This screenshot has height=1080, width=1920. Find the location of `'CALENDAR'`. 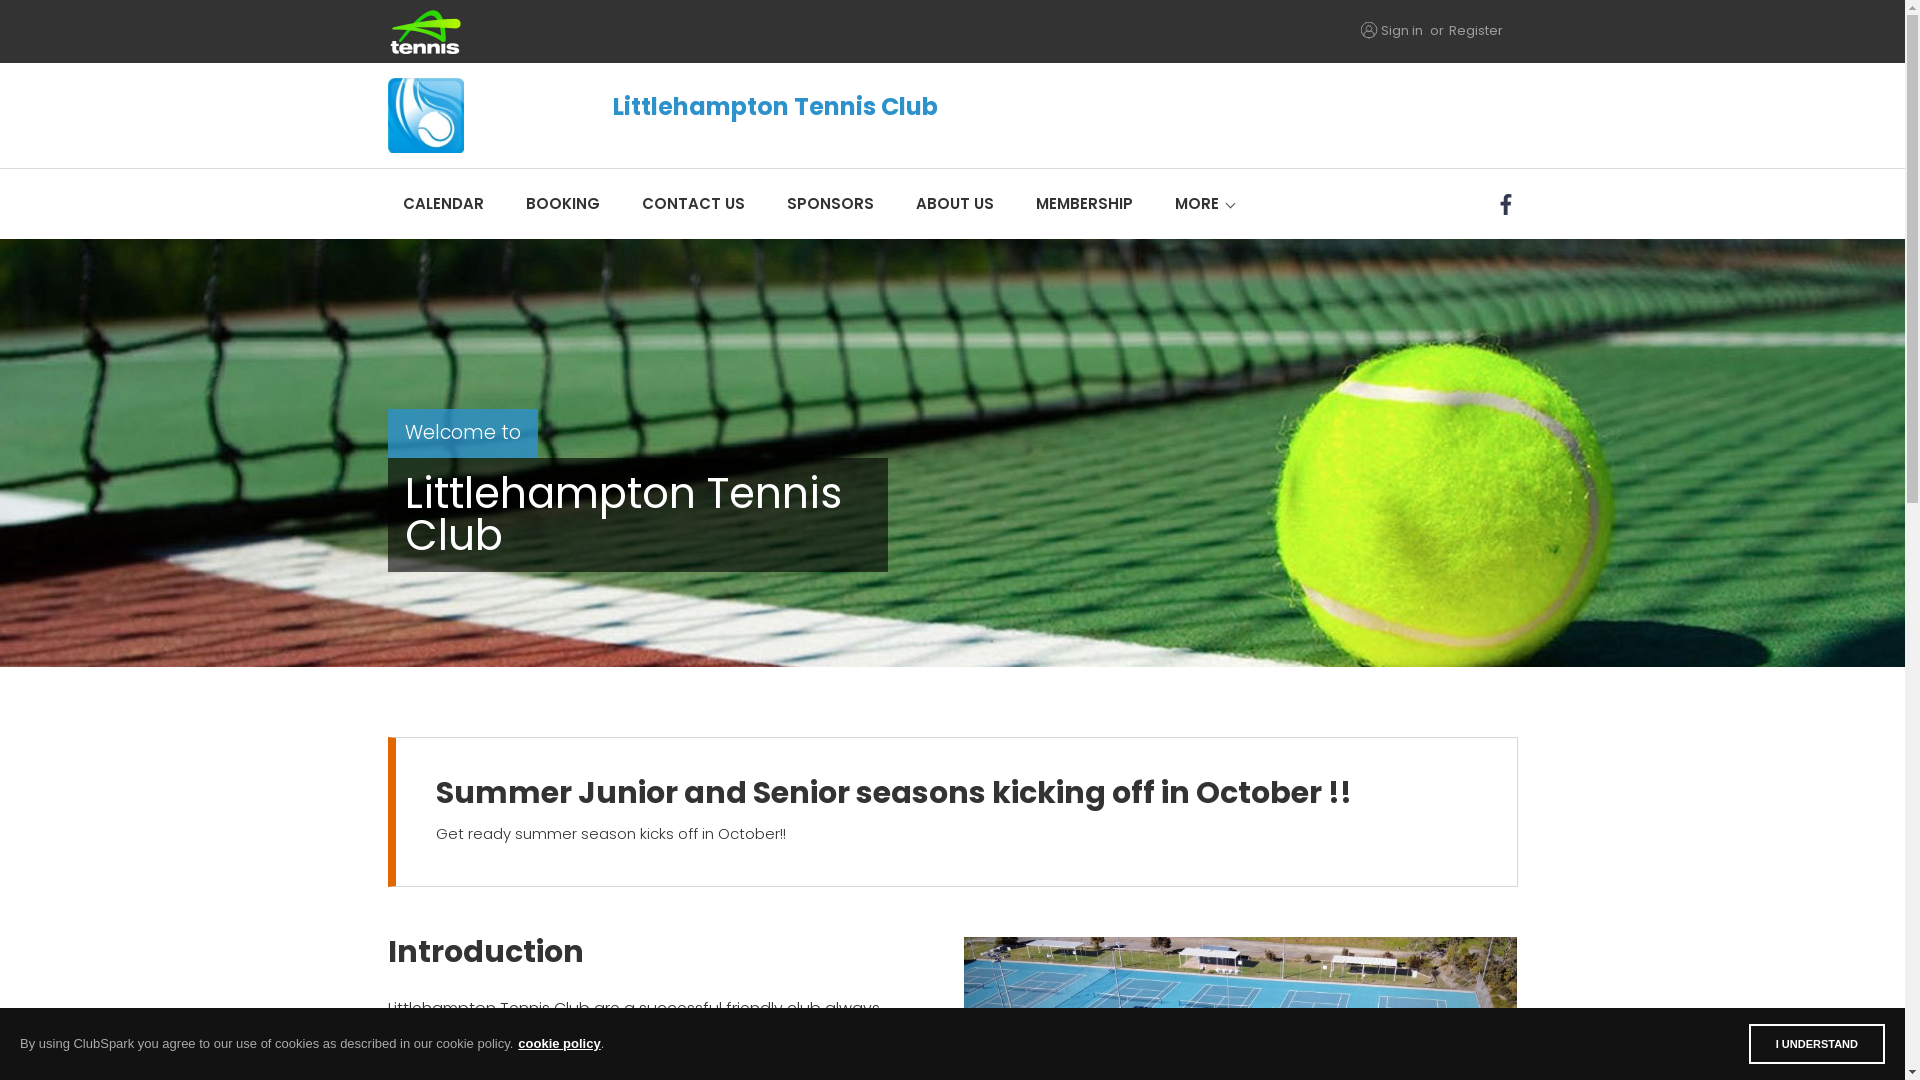

'CALENDAR' is located at coordinates (442, 204).